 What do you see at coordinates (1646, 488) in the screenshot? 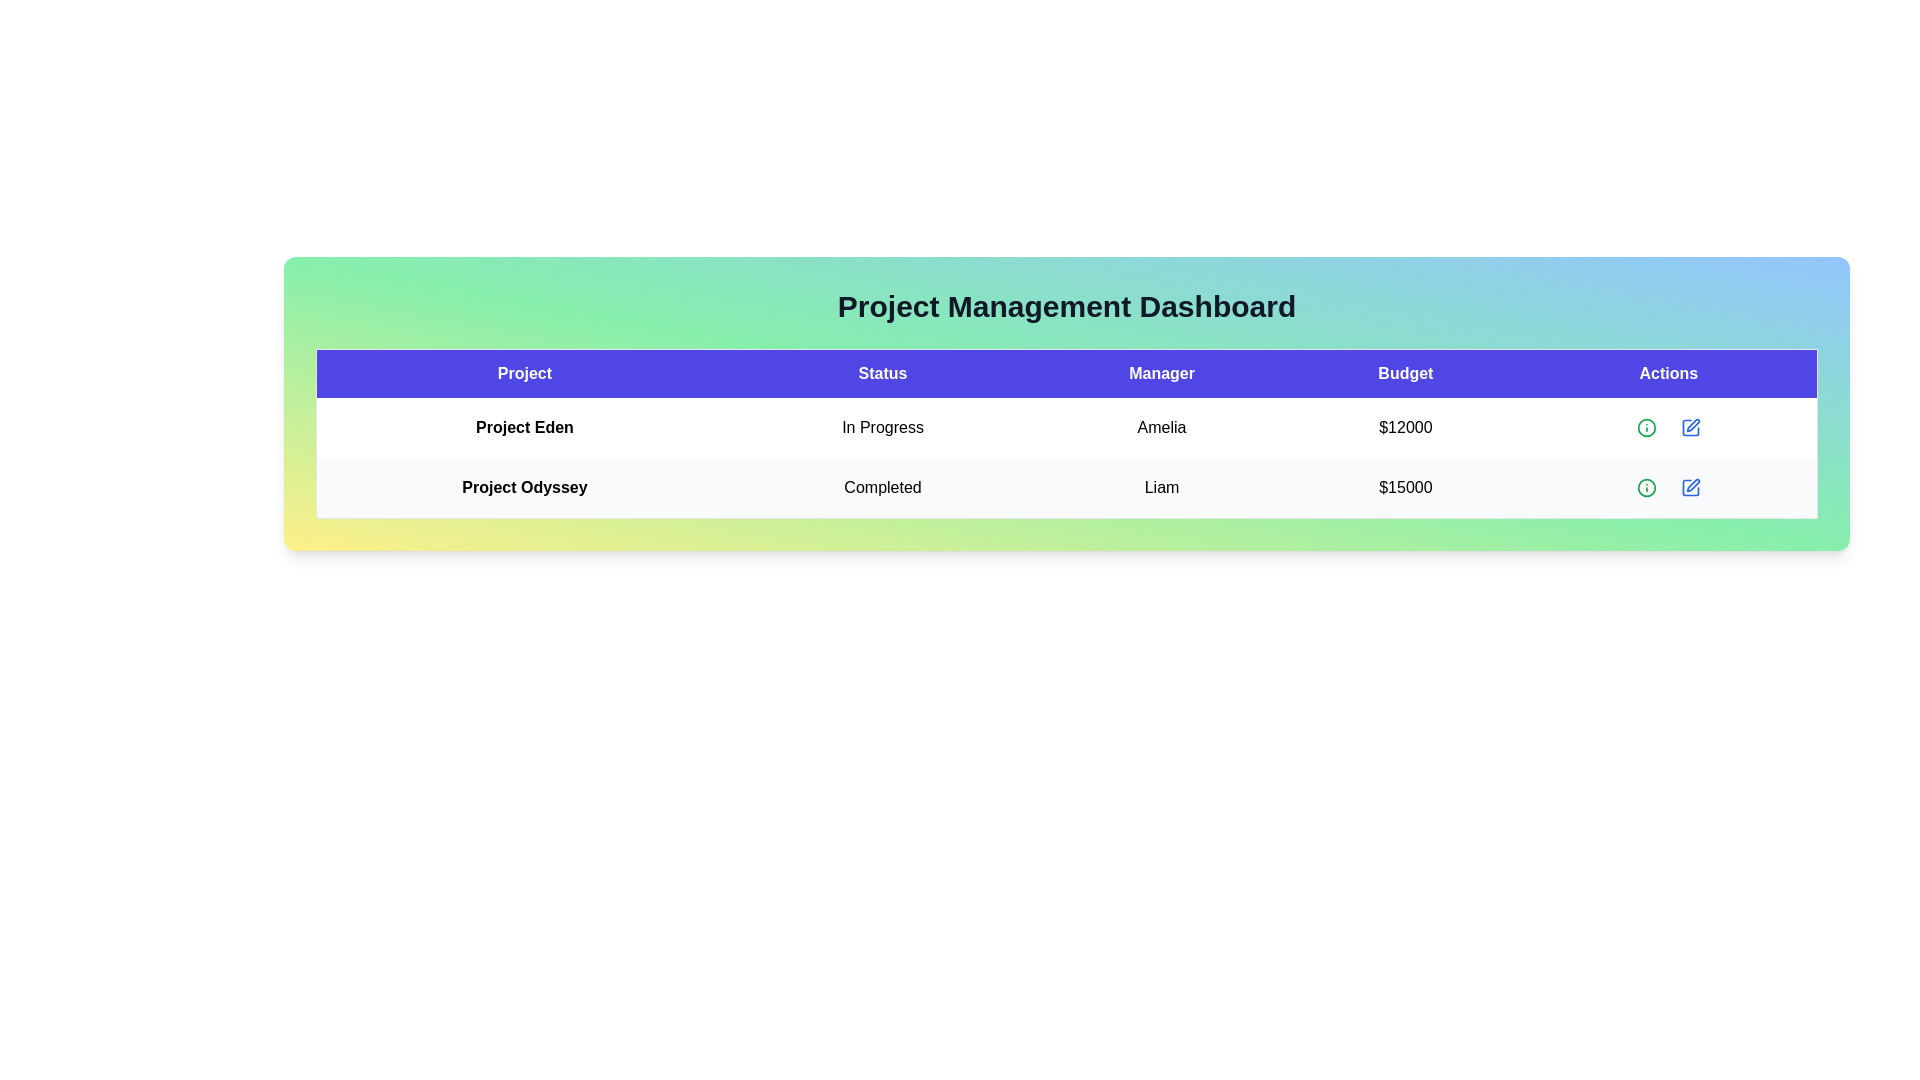
I see `the circular icon button with a green stroke and a centered exclamation mark located in the 'Actions' column of the second row in the table` at bounding box center [1646, 488].